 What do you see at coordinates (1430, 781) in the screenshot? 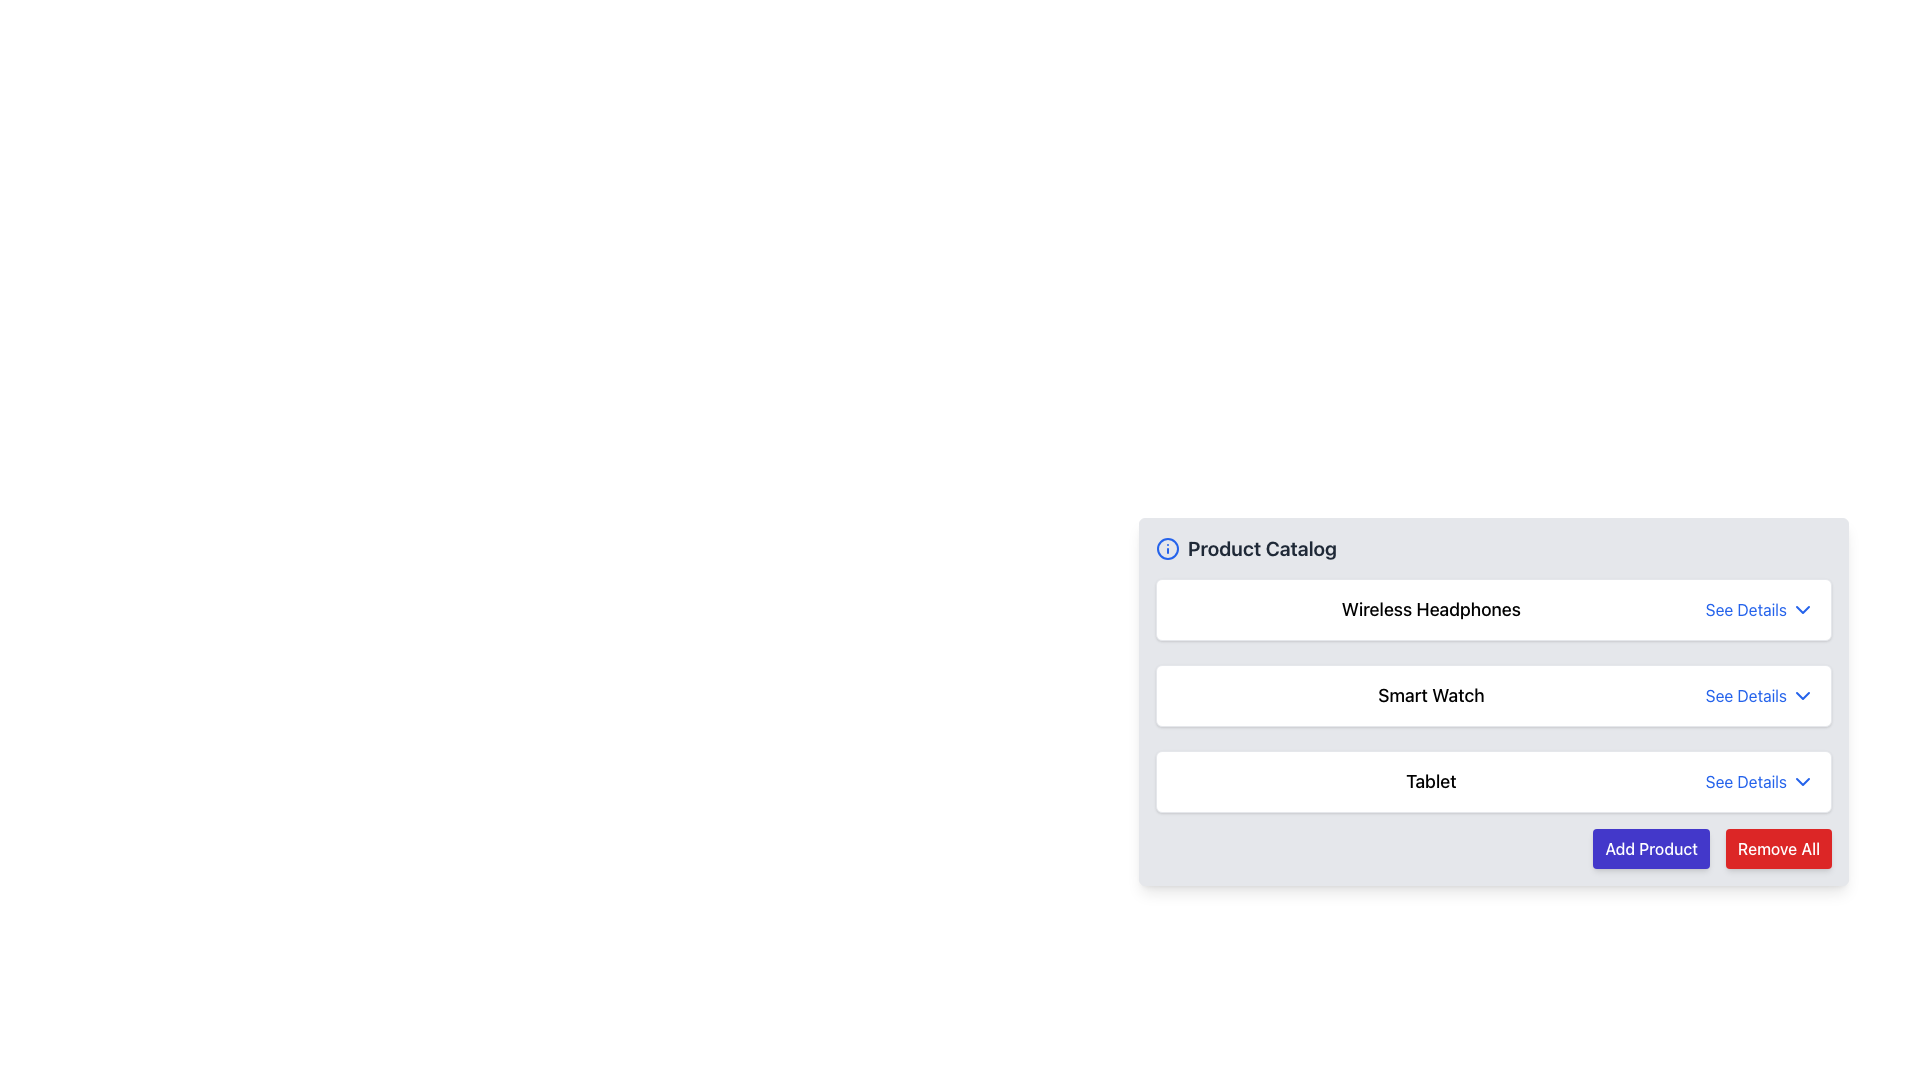
I see `the static text label indicating the product name 'Tablet', which is positioned below 'Wireless Headphones' and 'Smart Watch'` at bounding box center [1430, 781].